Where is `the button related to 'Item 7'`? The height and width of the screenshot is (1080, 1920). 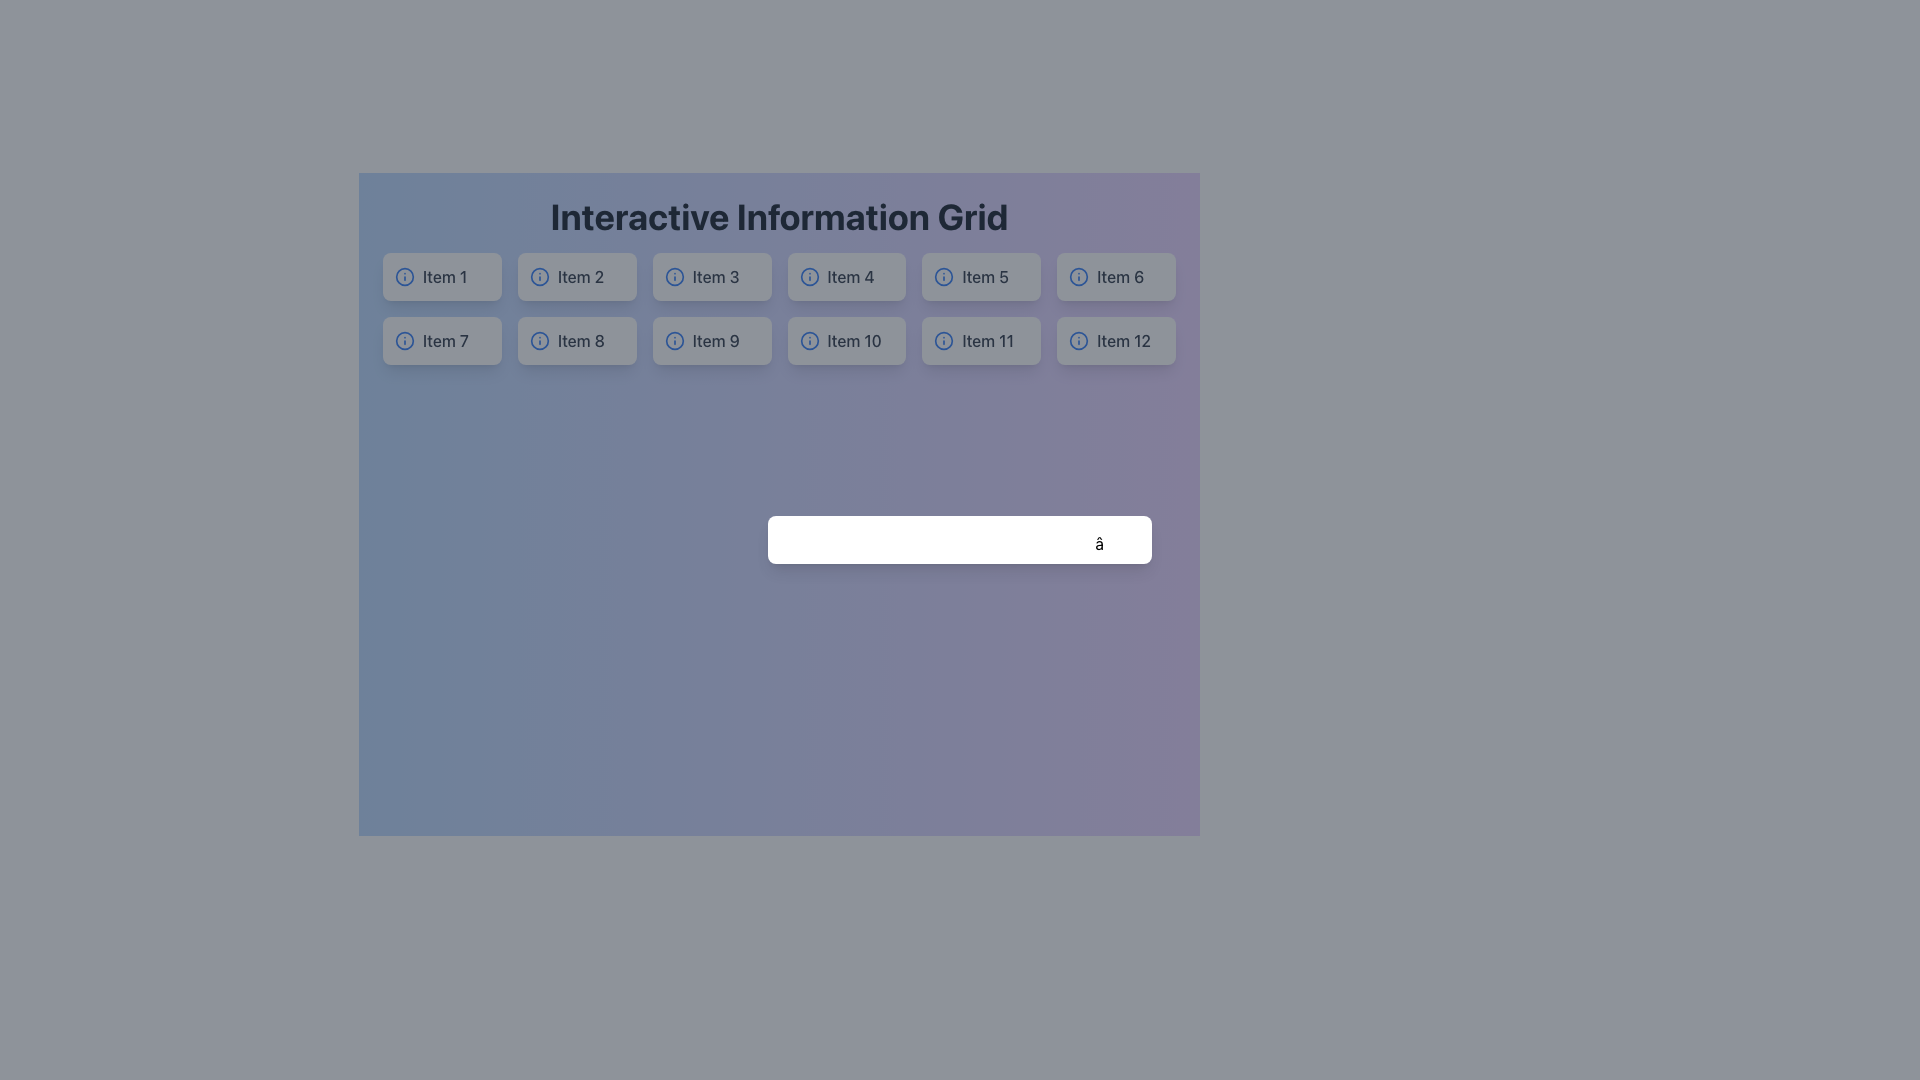 the button related to 'Item 7' is located at coordinates (441, 339).